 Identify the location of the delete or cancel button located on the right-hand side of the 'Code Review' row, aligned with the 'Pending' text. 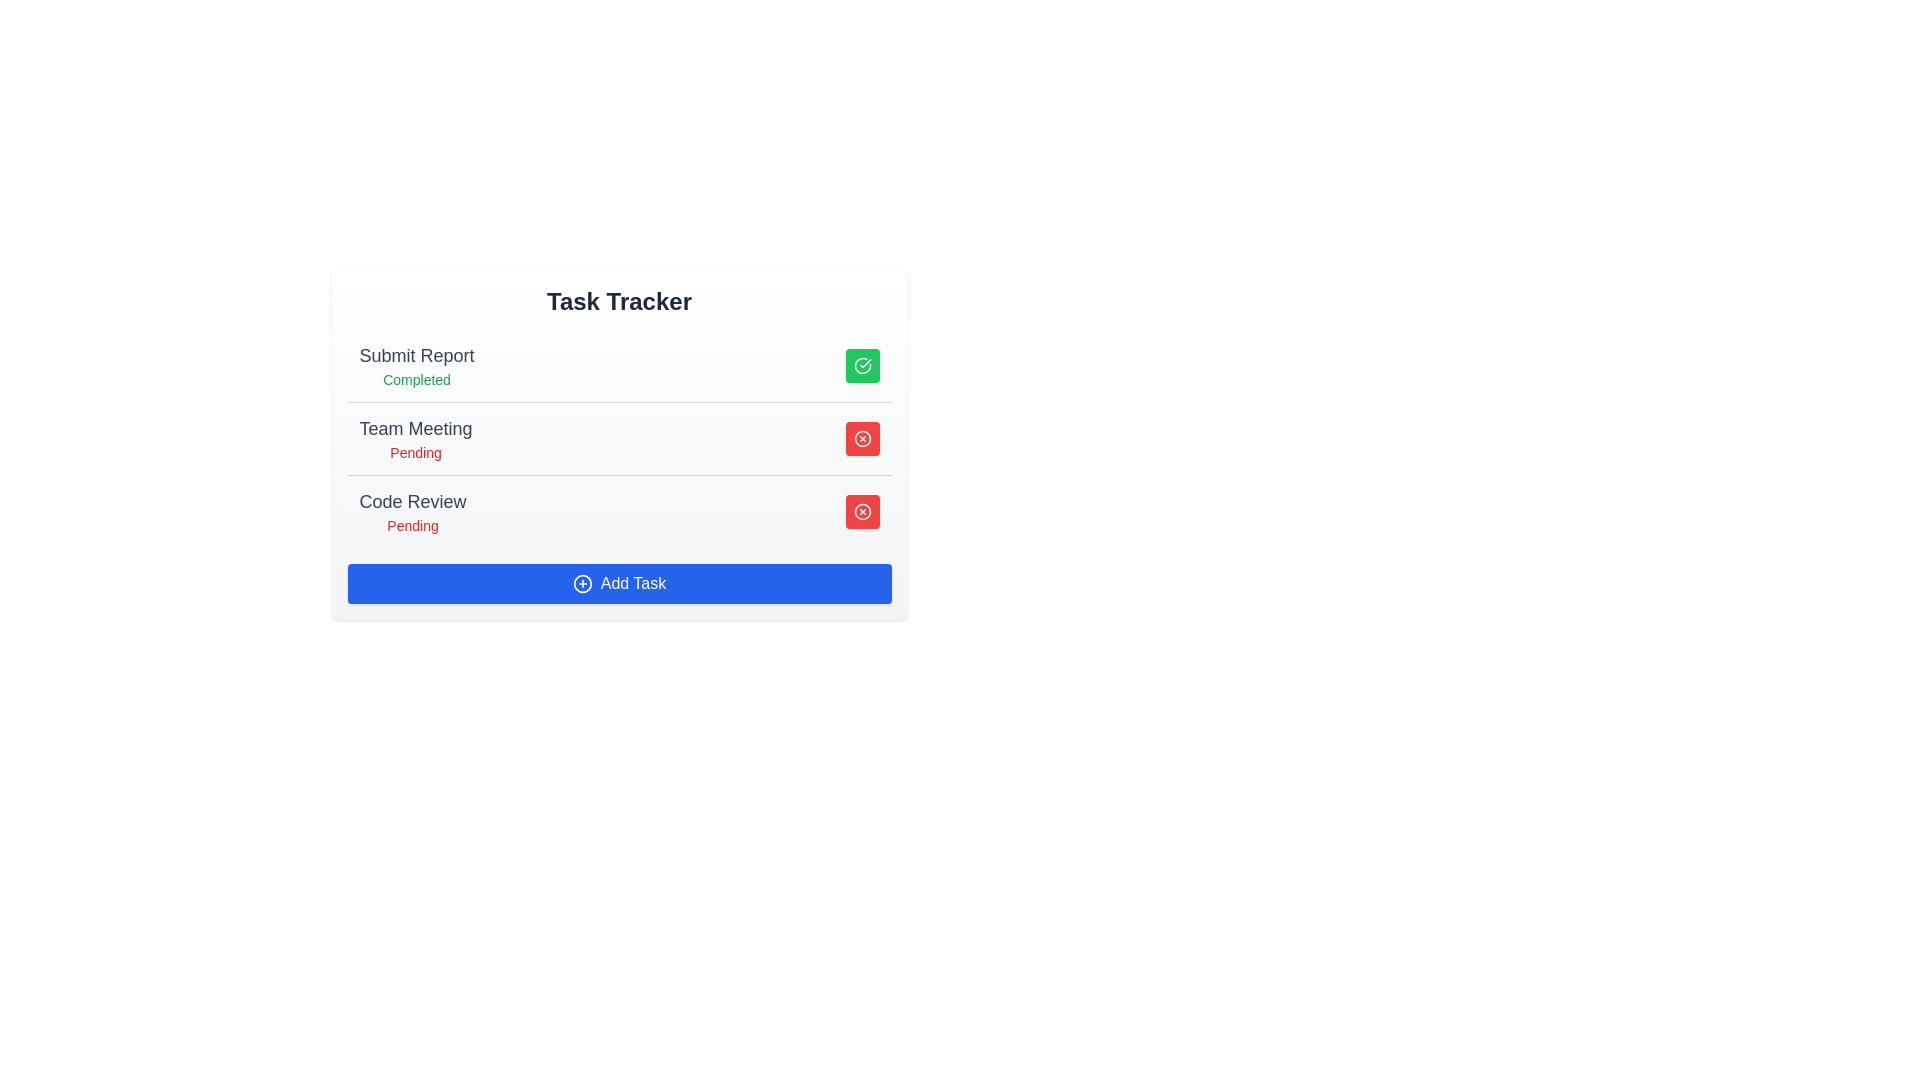
(862, 511).